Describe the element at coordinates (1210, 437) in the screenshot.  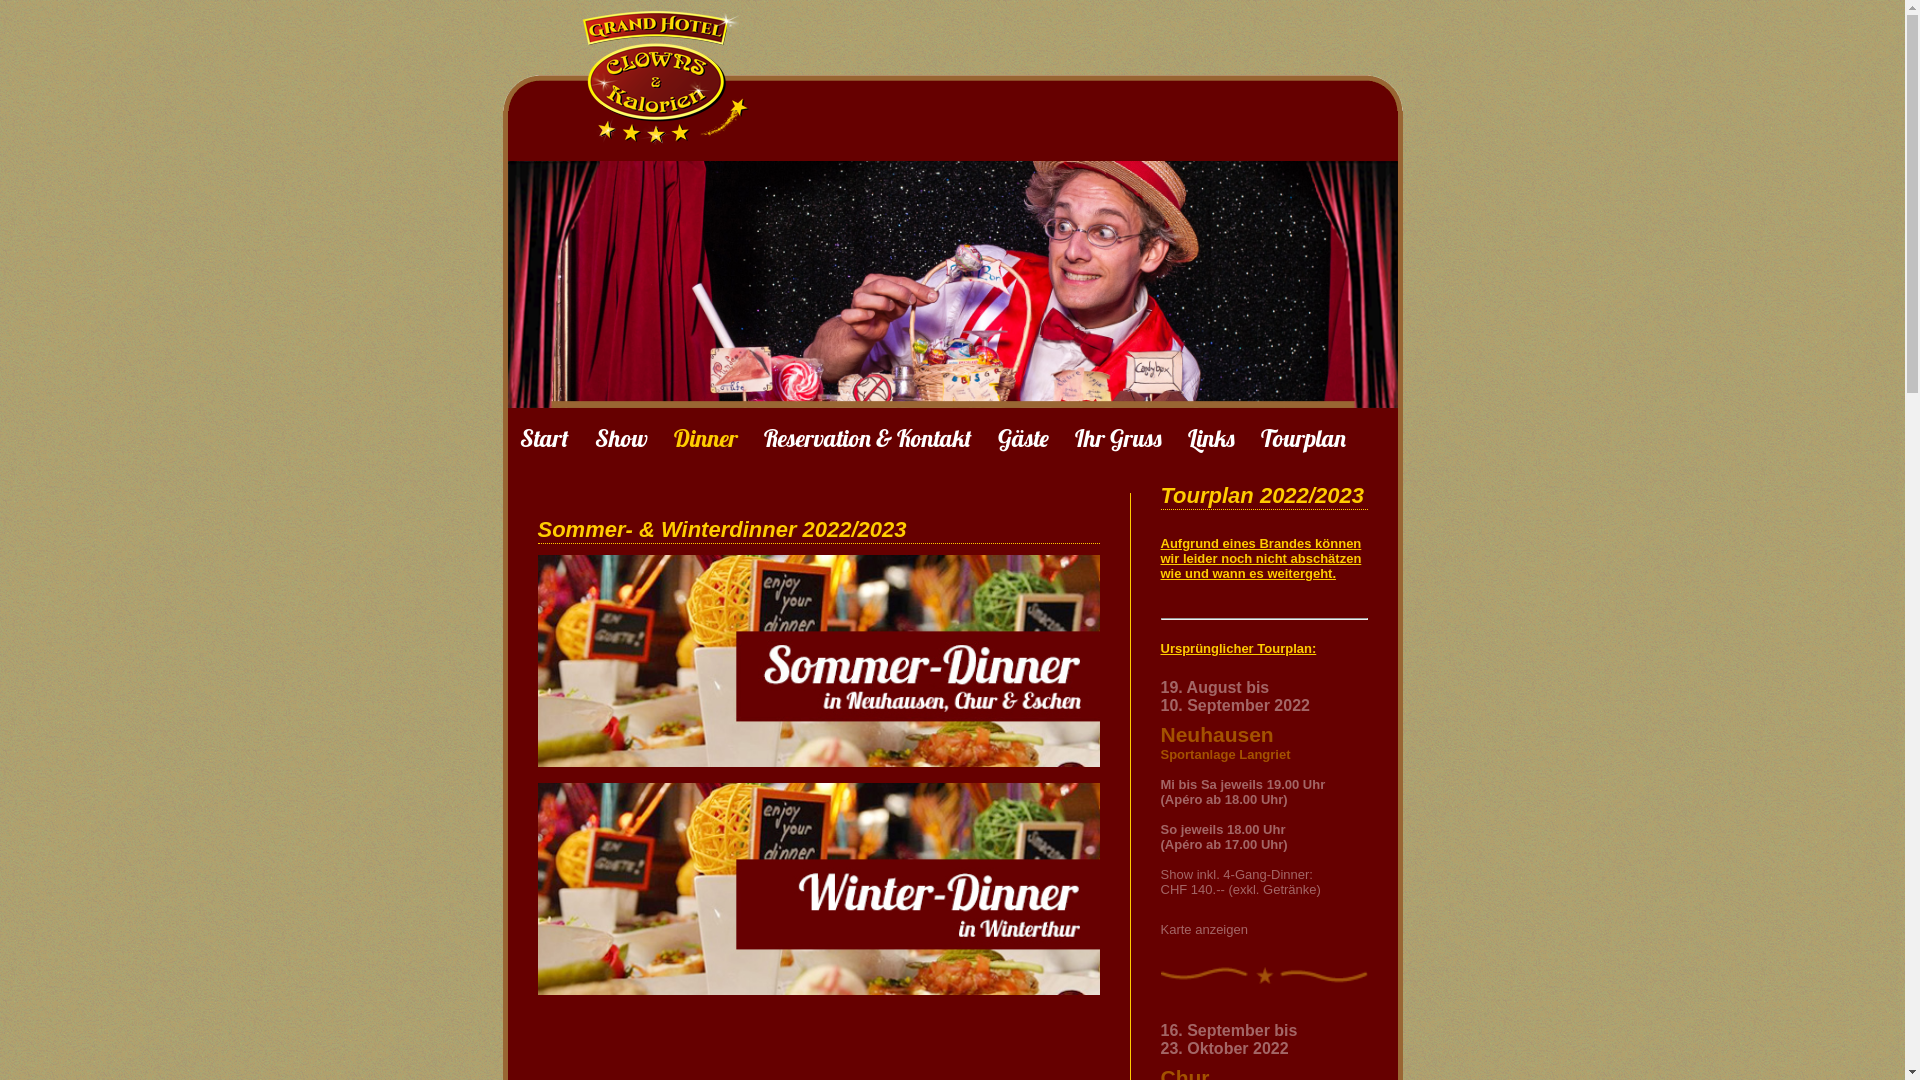
I see `'Links'` at that location.